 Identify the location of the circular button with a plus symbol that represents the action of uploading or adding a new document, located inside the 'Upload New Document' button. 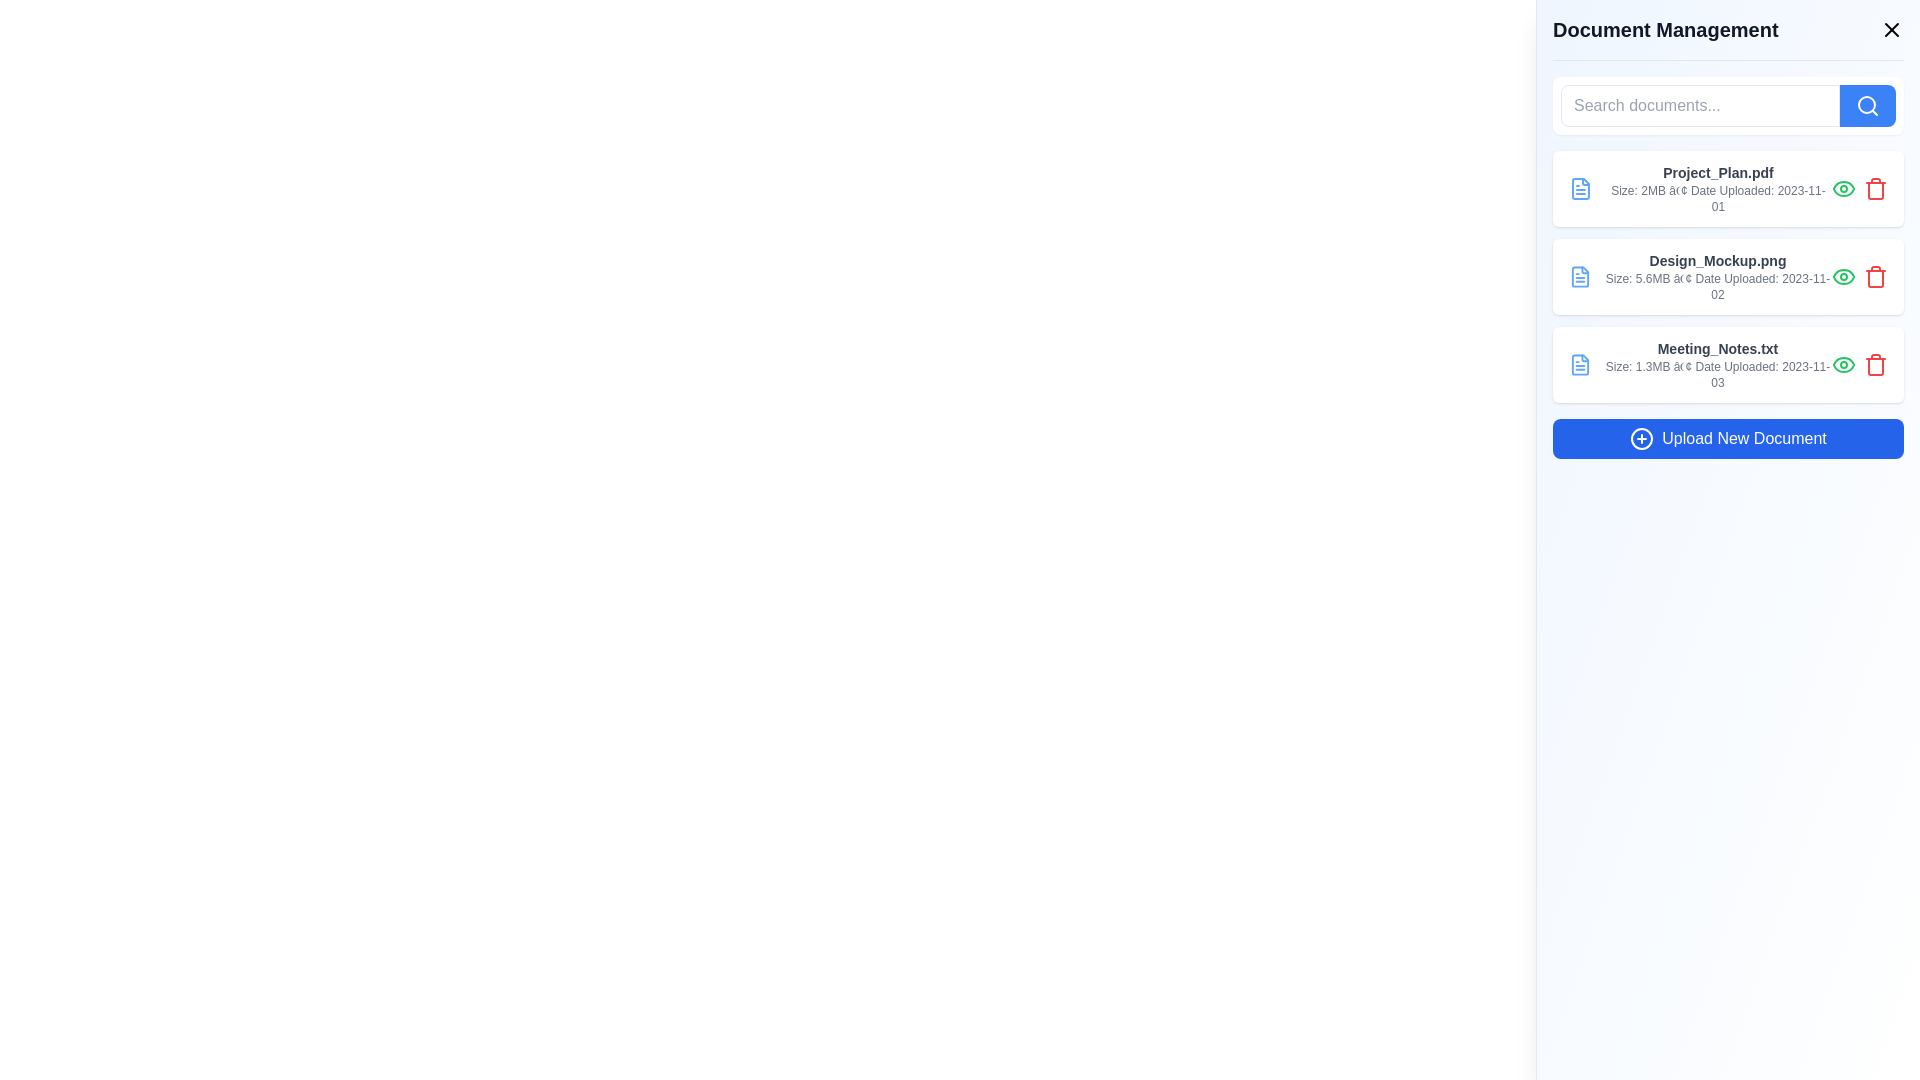
(1642, 438).